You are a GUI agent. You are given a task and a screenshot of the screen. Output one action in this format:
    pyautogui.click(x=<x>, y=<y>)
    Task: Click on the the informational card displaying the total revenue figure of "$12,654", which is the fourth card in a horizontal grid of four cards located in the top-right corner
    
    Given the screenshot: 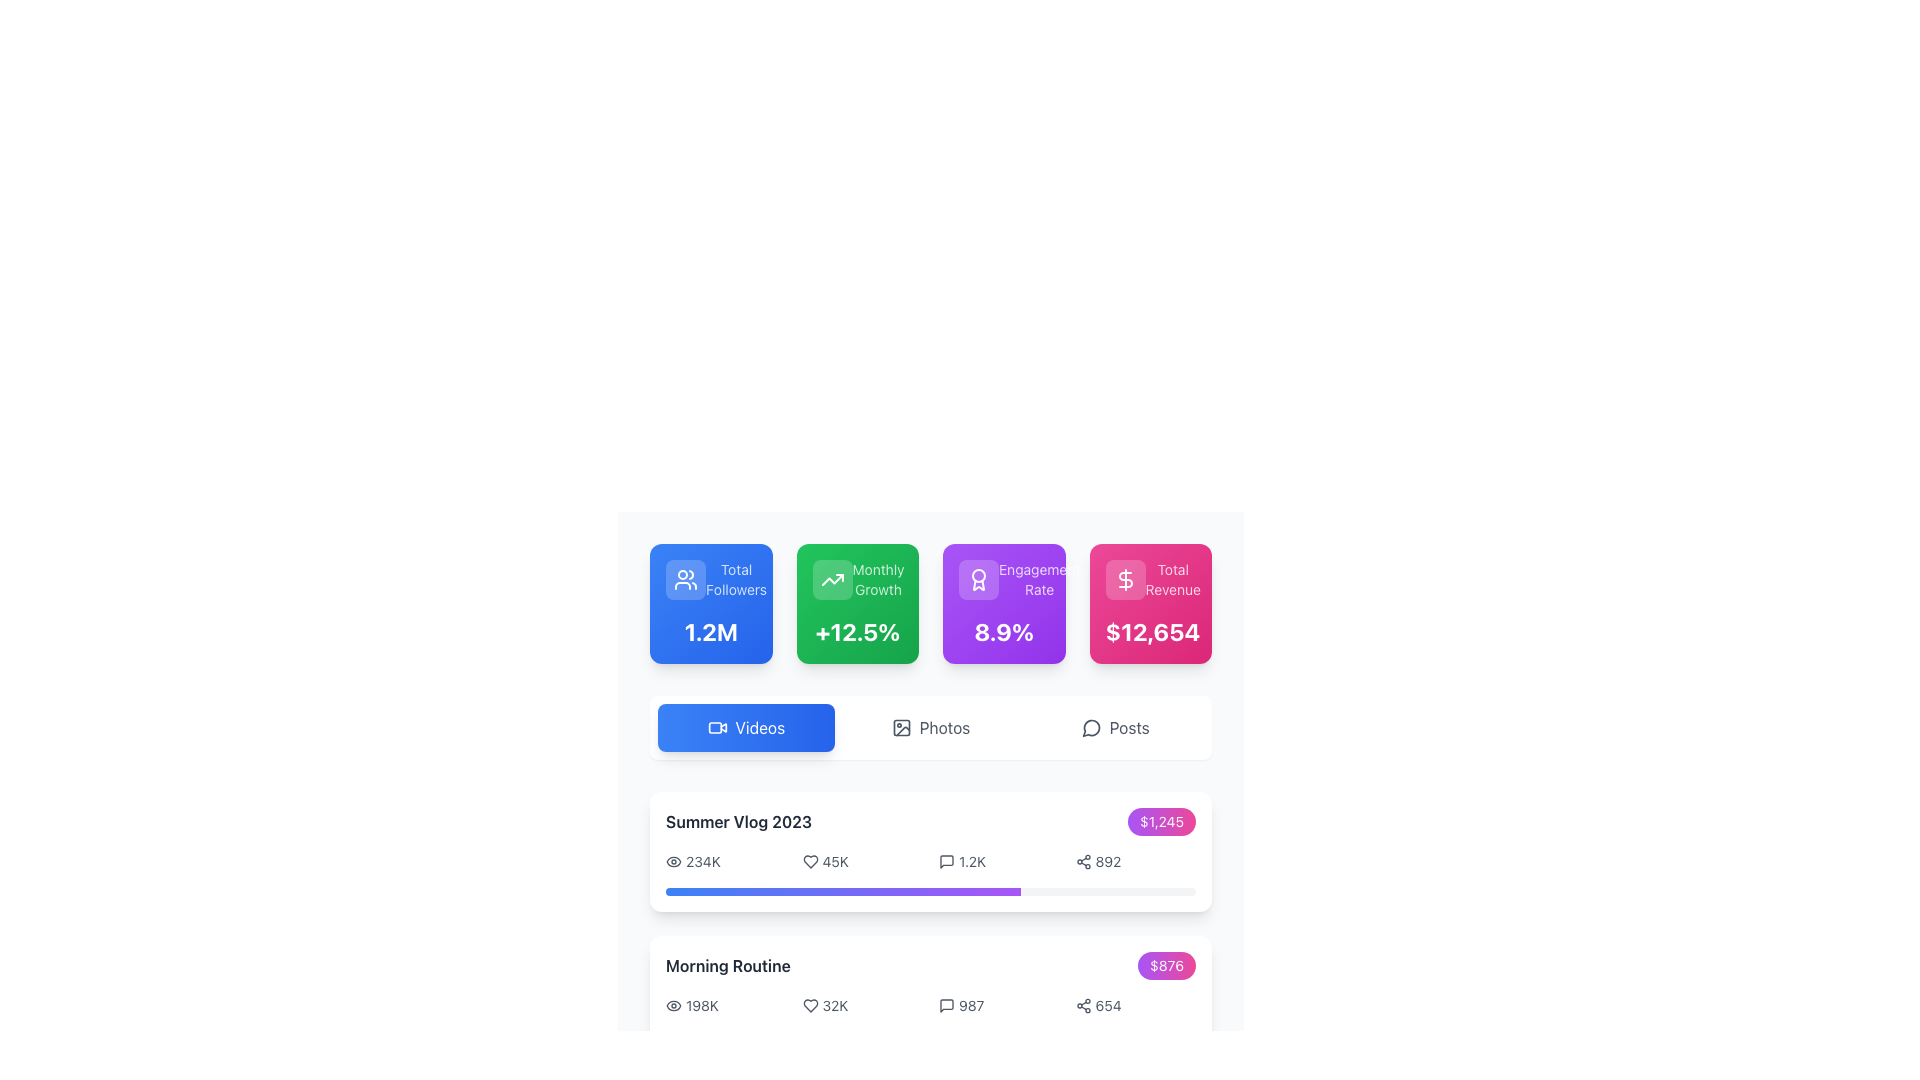 What is the action you would take?
    pyautogui.click(x=1150, y=603)
    